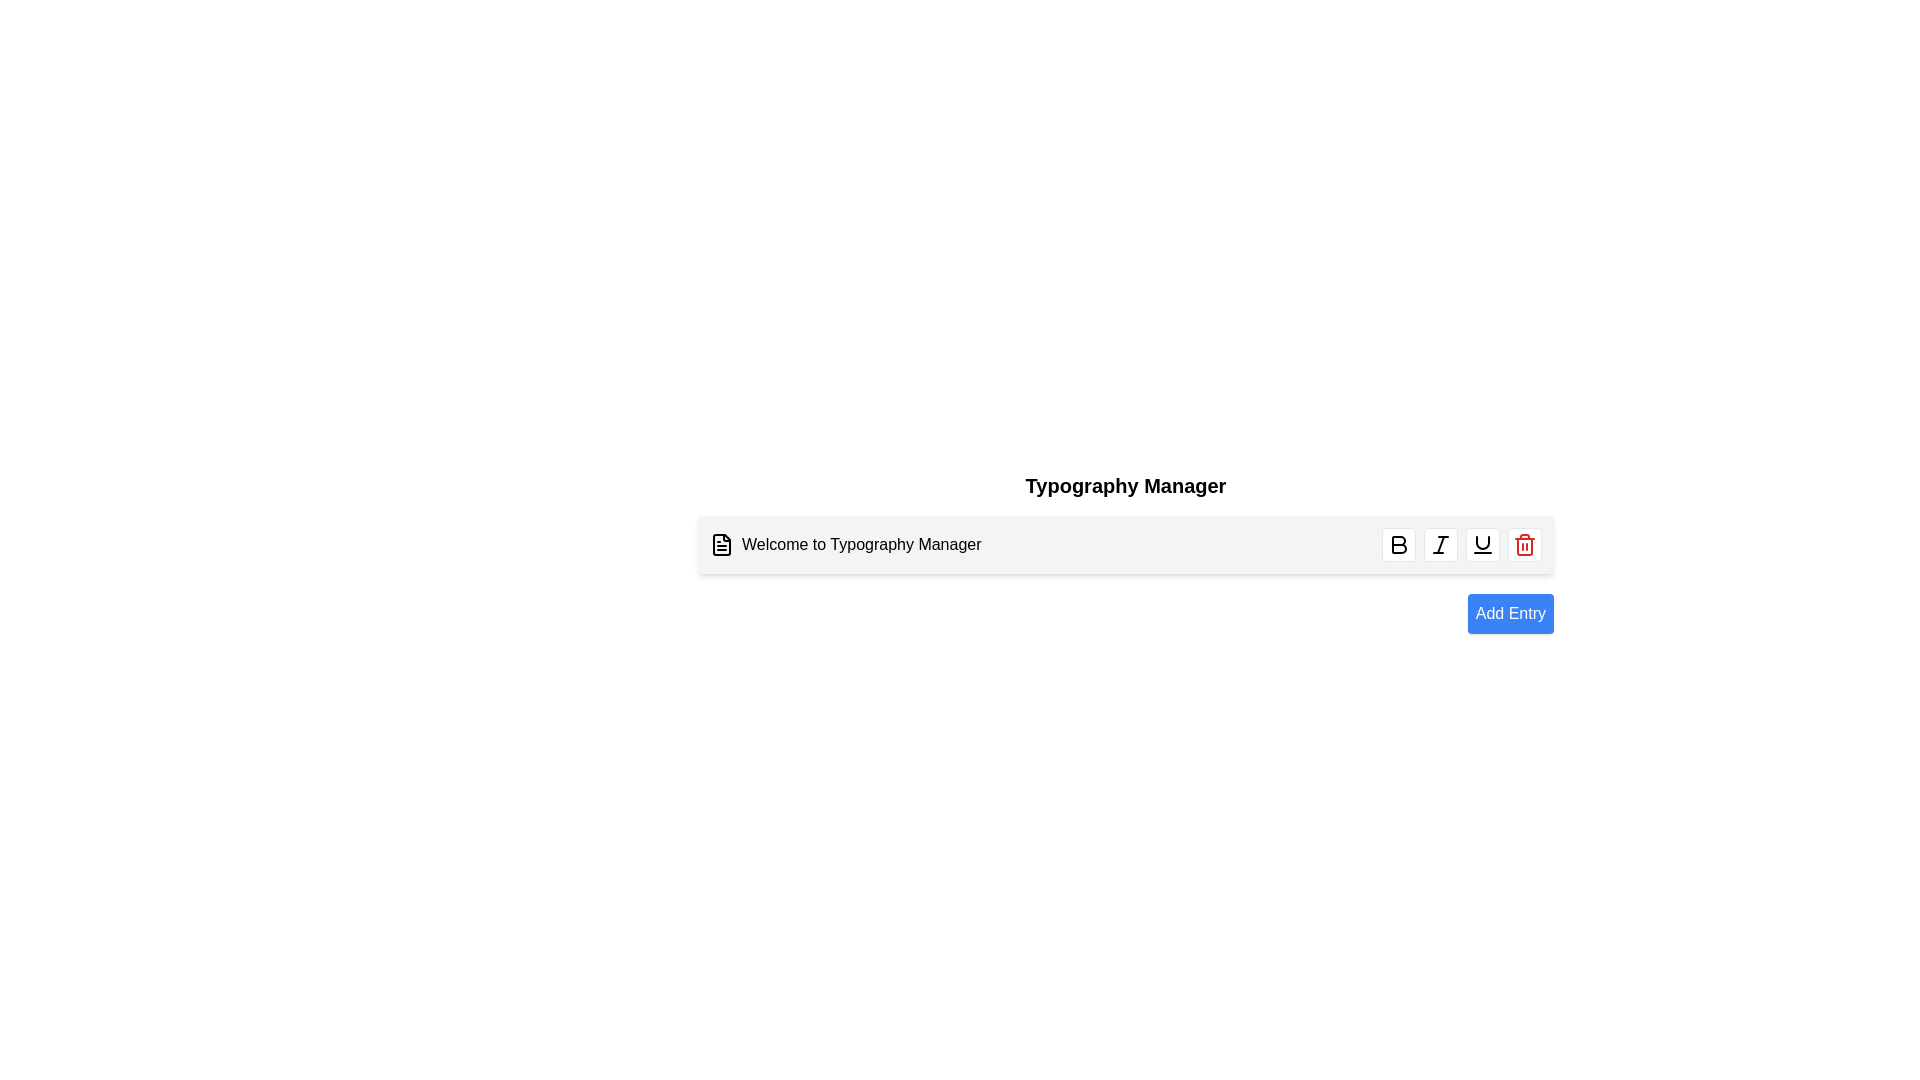 This screenshot has height=1080, width=1920. What do you see at coordinates (1524, 544) in the screenshot?
I see `the red trash can icon button located at the end of the row of interactive buttons` at bounding box center [1524, 544].